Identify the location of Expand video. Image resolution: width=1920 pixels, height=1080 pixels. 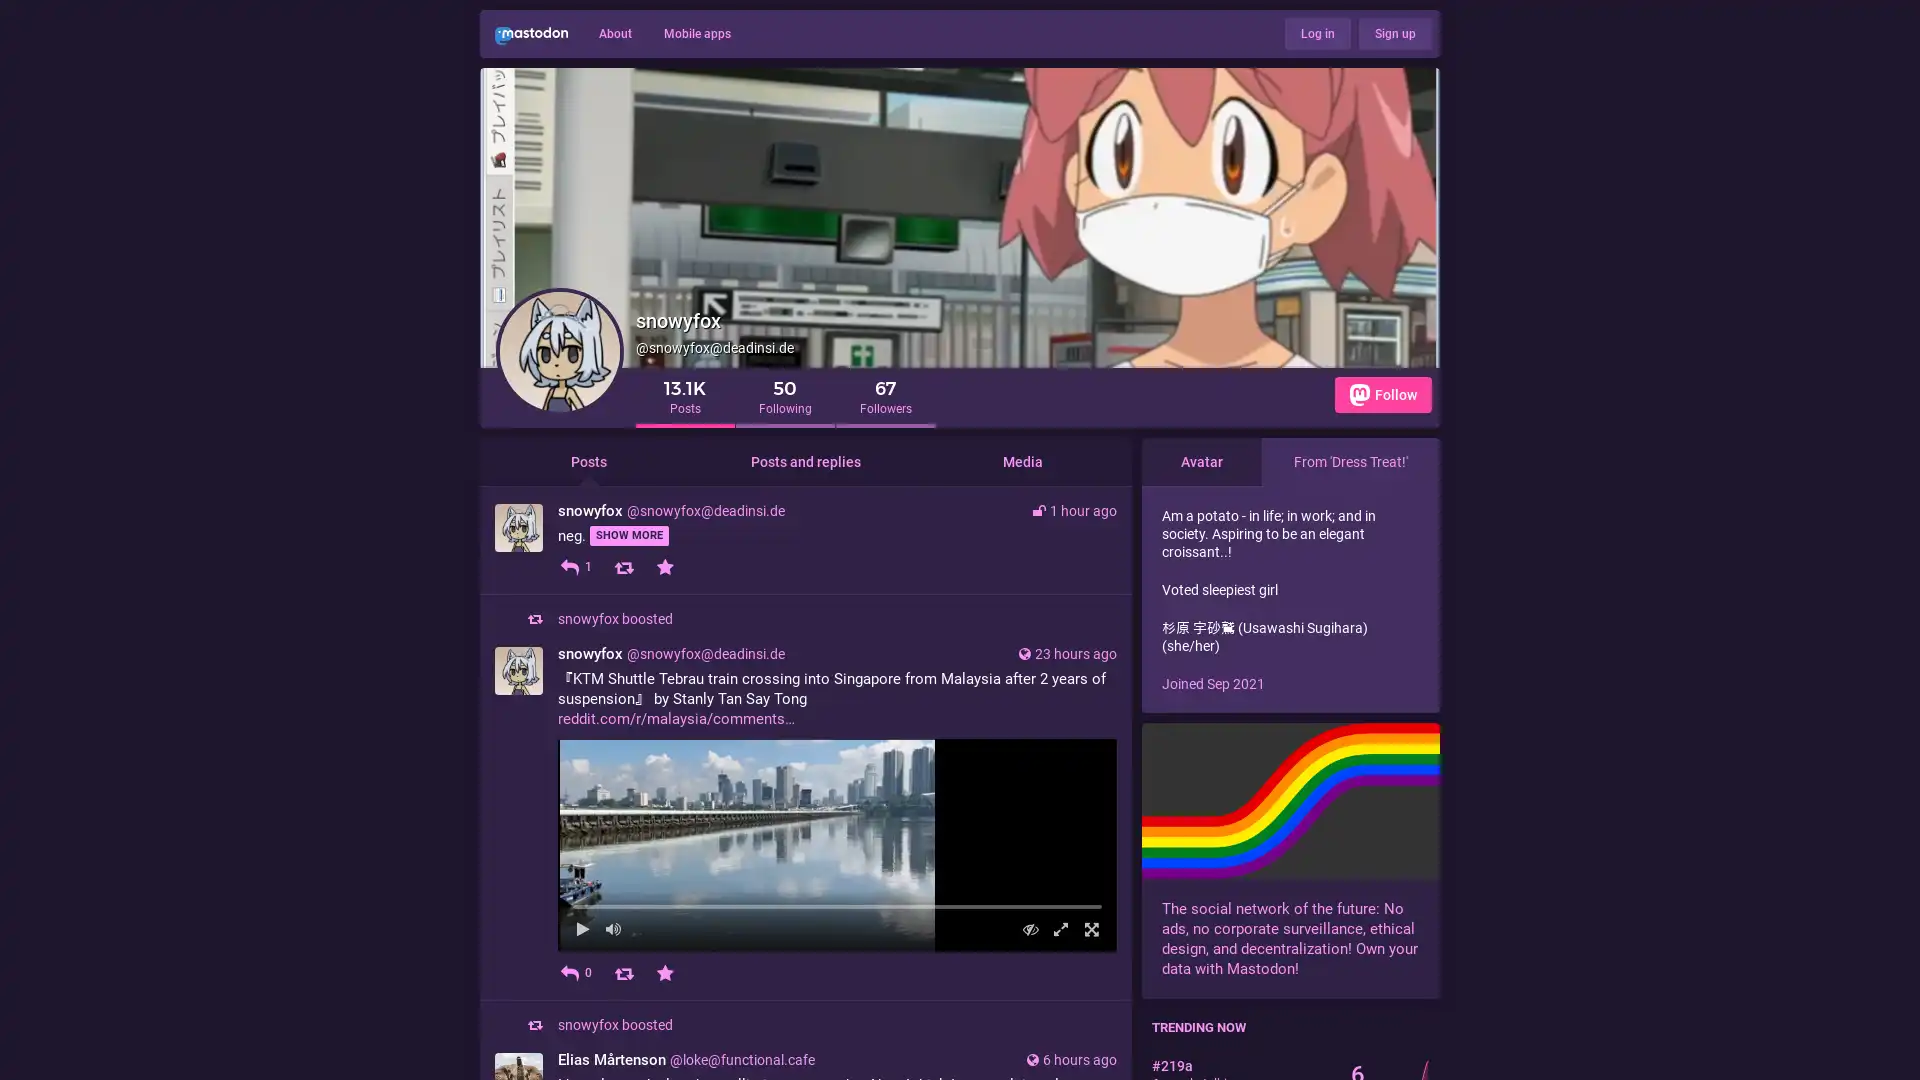
(1059, 1030).